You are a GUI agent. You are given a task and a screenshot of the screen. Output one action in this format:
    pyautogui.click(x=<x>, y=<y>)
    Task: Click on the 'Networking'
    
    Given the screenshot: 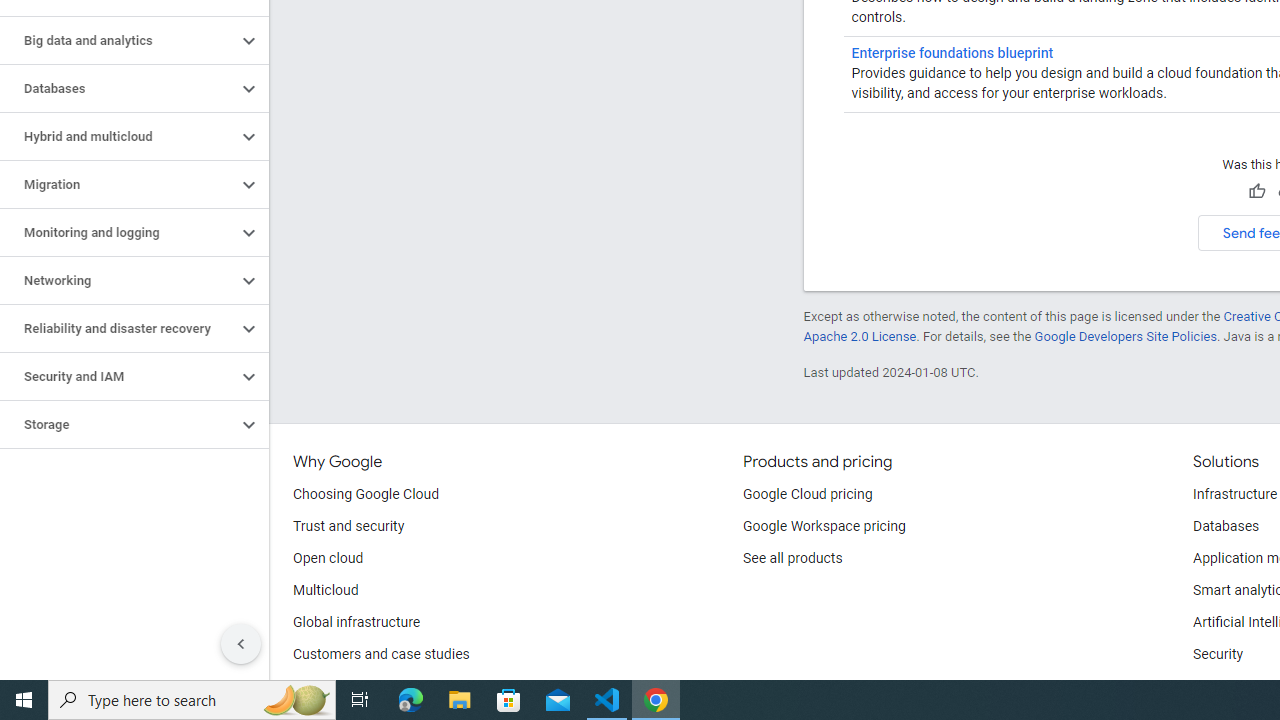 What is the action you would take?
    pyautogui.click(x=117, y=281)
    